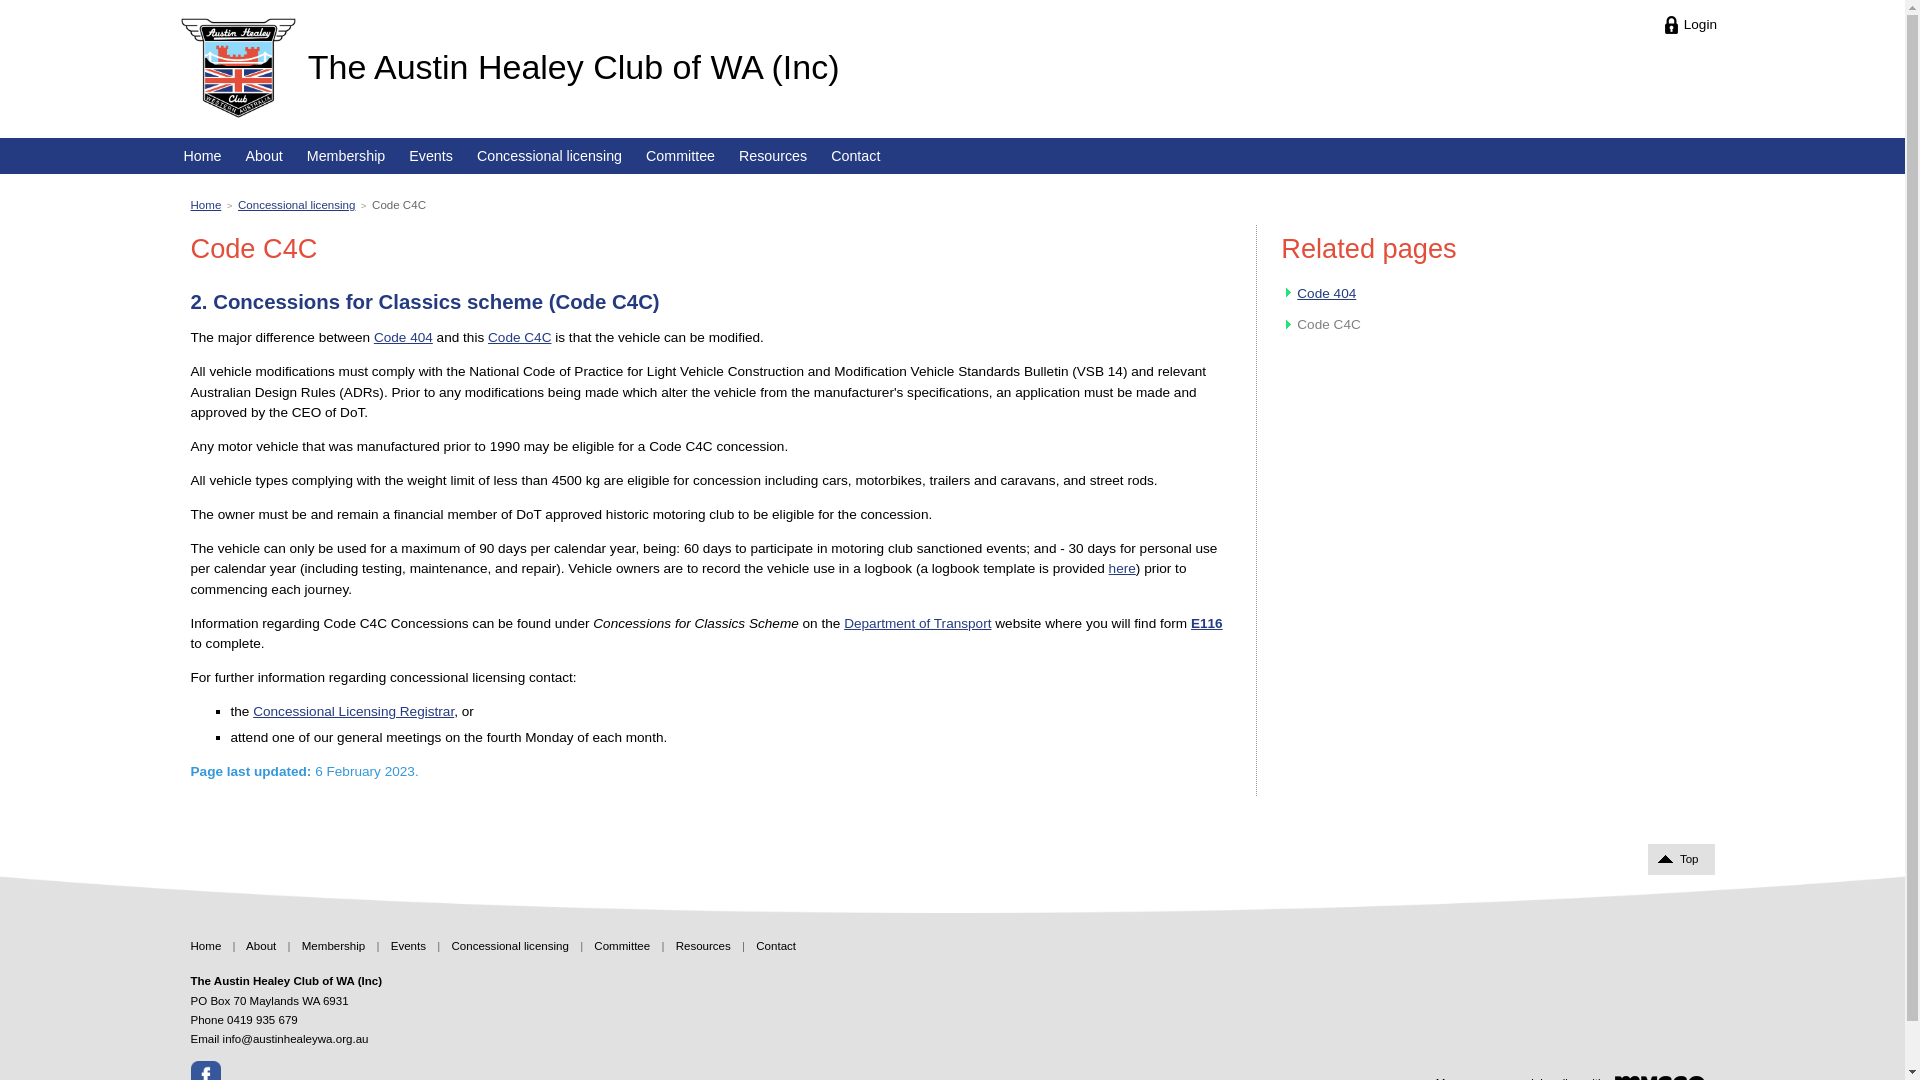  What do you see at coordinates (295, 204) in the screenshot?
I see `'Concessional licensing'` at bounding box center [295, 204].